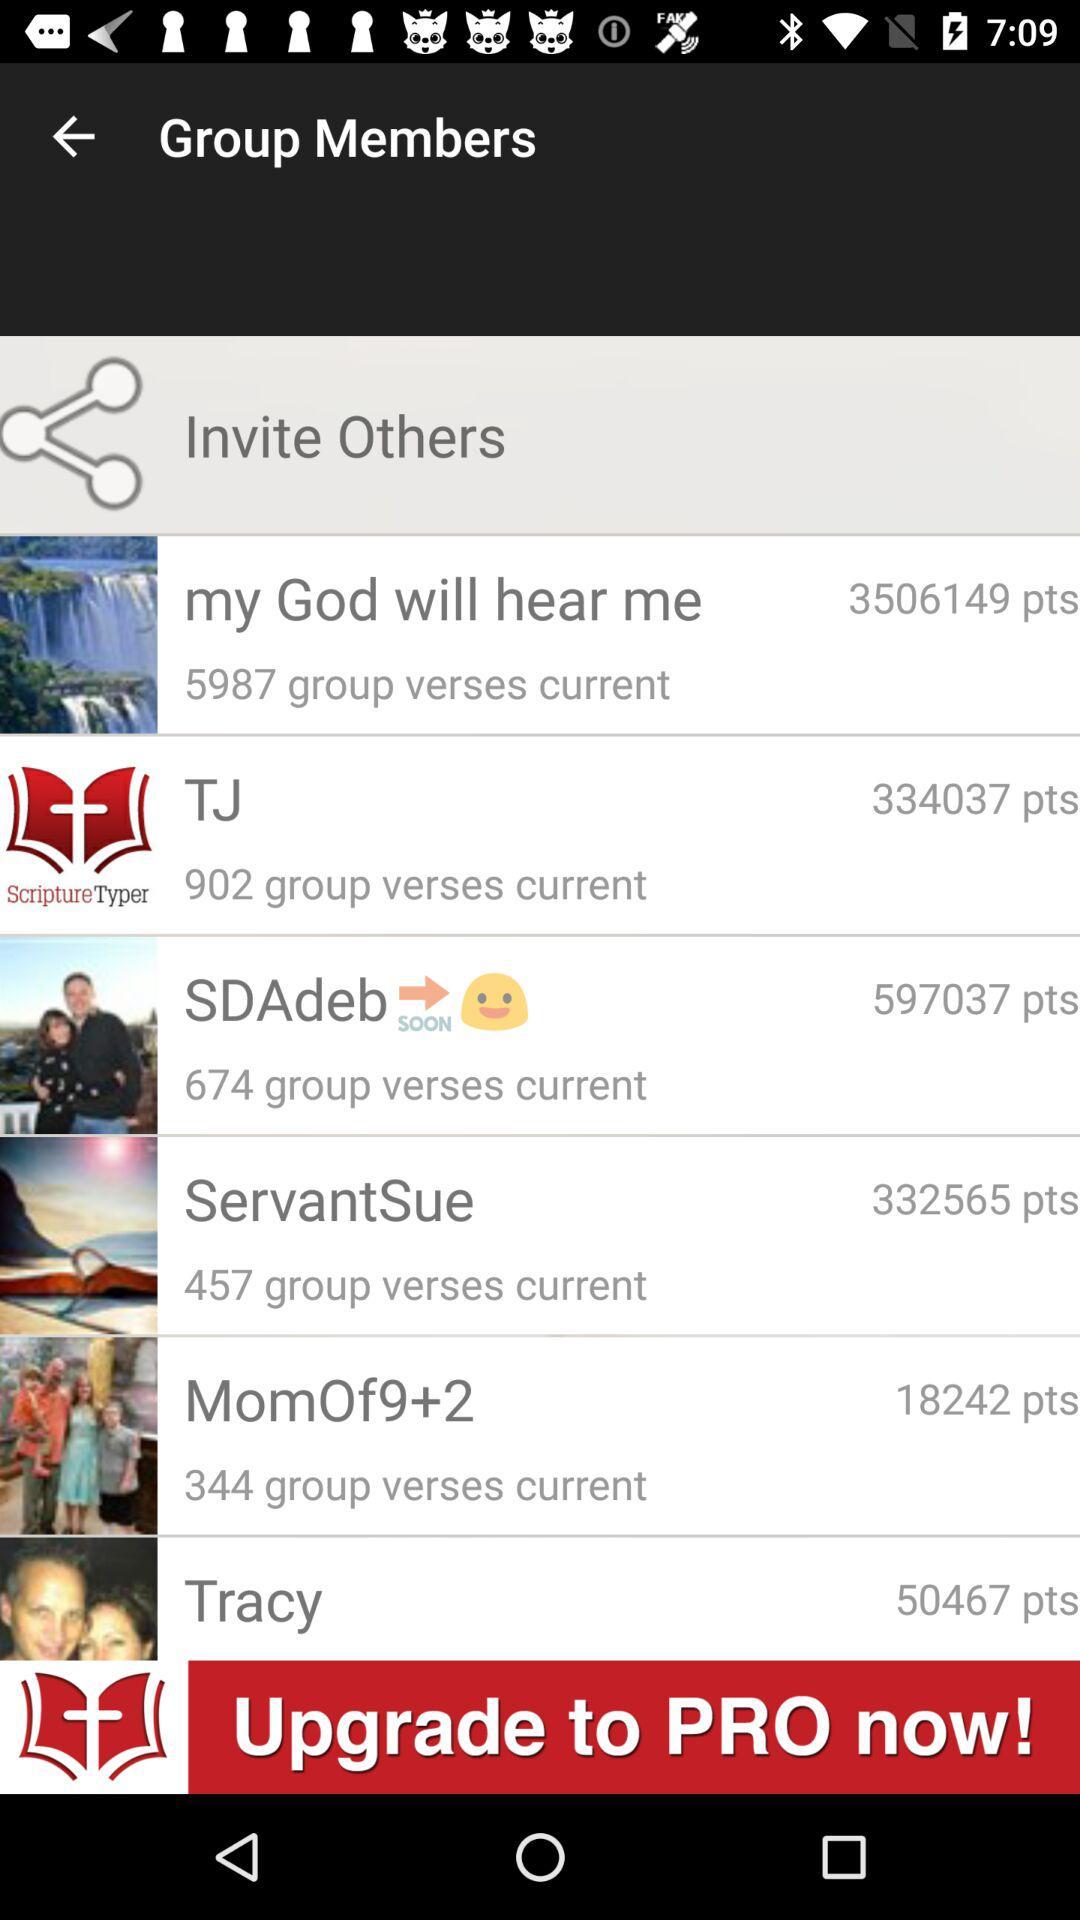  What do you see at coordinates (538, 1397) in the screenshot?
I see `item to the left of the 18242 pts` at bounding box center [538, 1397].